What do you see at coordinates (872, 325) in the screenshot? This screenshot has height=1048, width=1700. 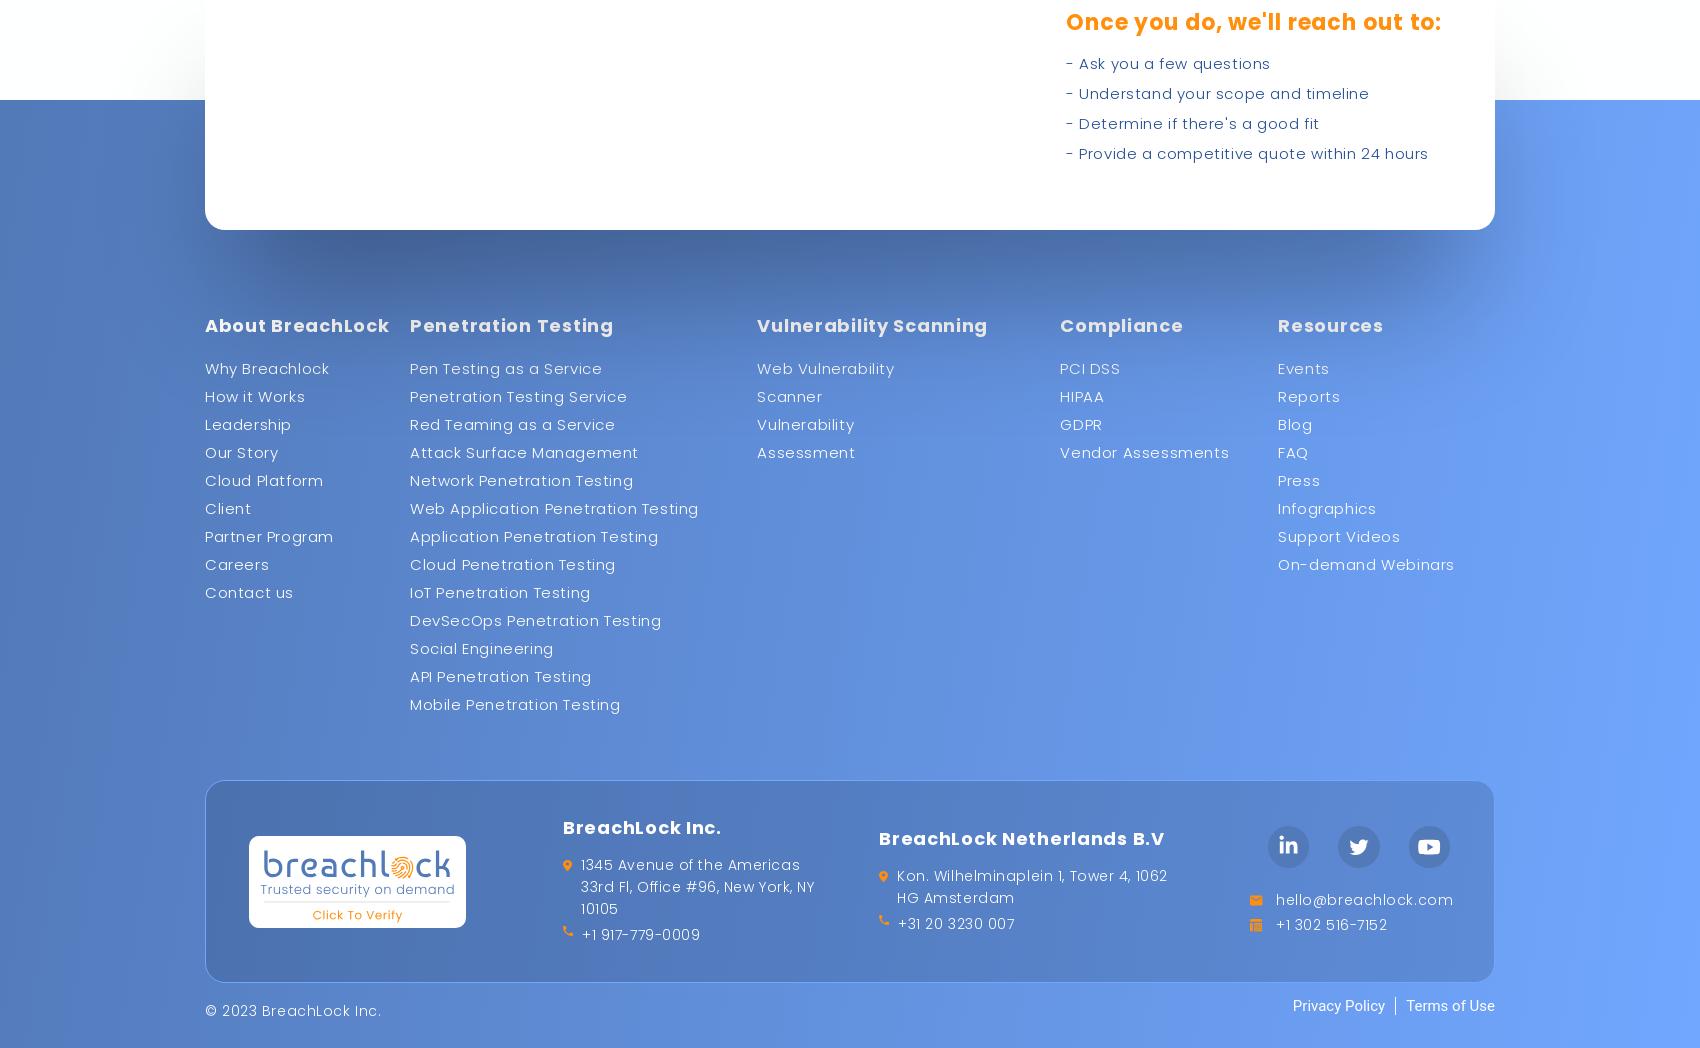 I see `'Vulnerability Scanning'` at bounding box center [872, 325].